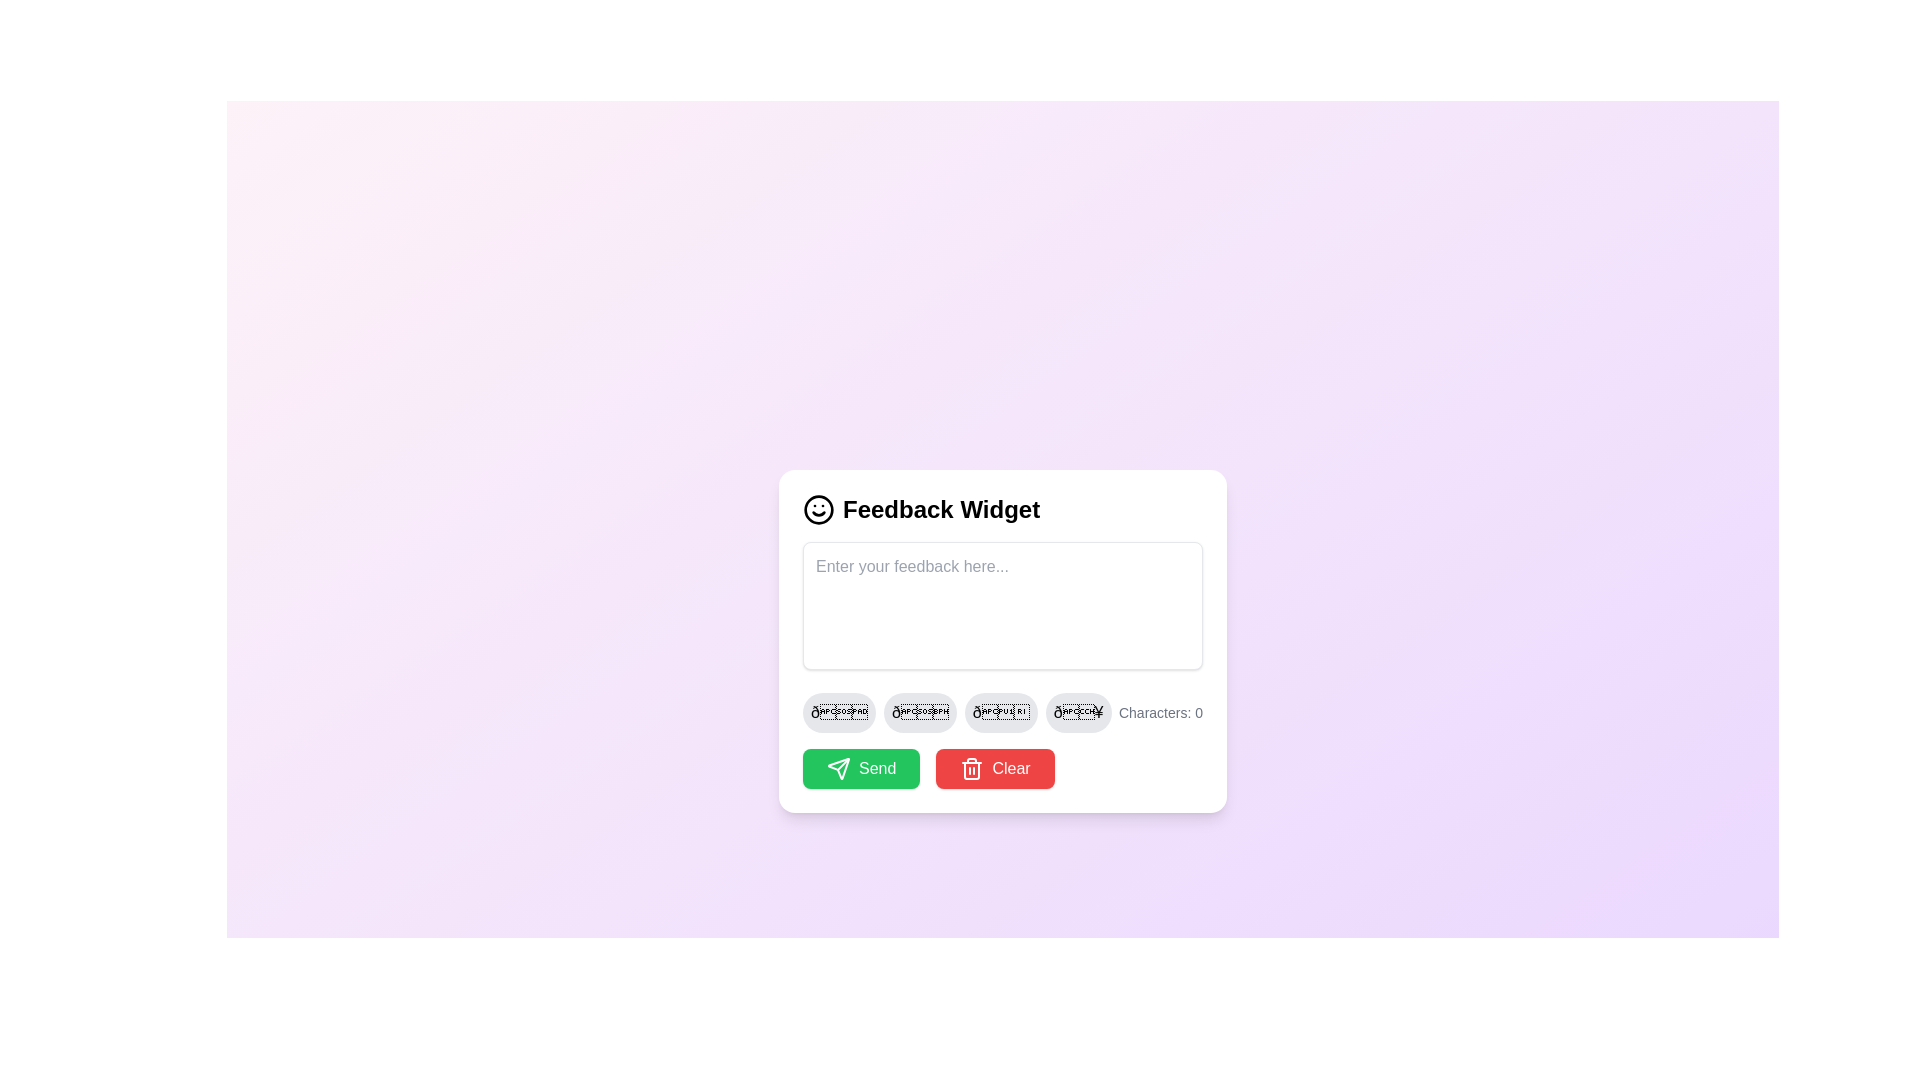 The width and height of the screenshot is (1920, 1080). What do you see at coordinates (1011, 767) in the screenshot?
I see `the 'Clear' button located in the bottom-right corner of the 'Feedback Widget' card` at bounding box center [1011, 767].